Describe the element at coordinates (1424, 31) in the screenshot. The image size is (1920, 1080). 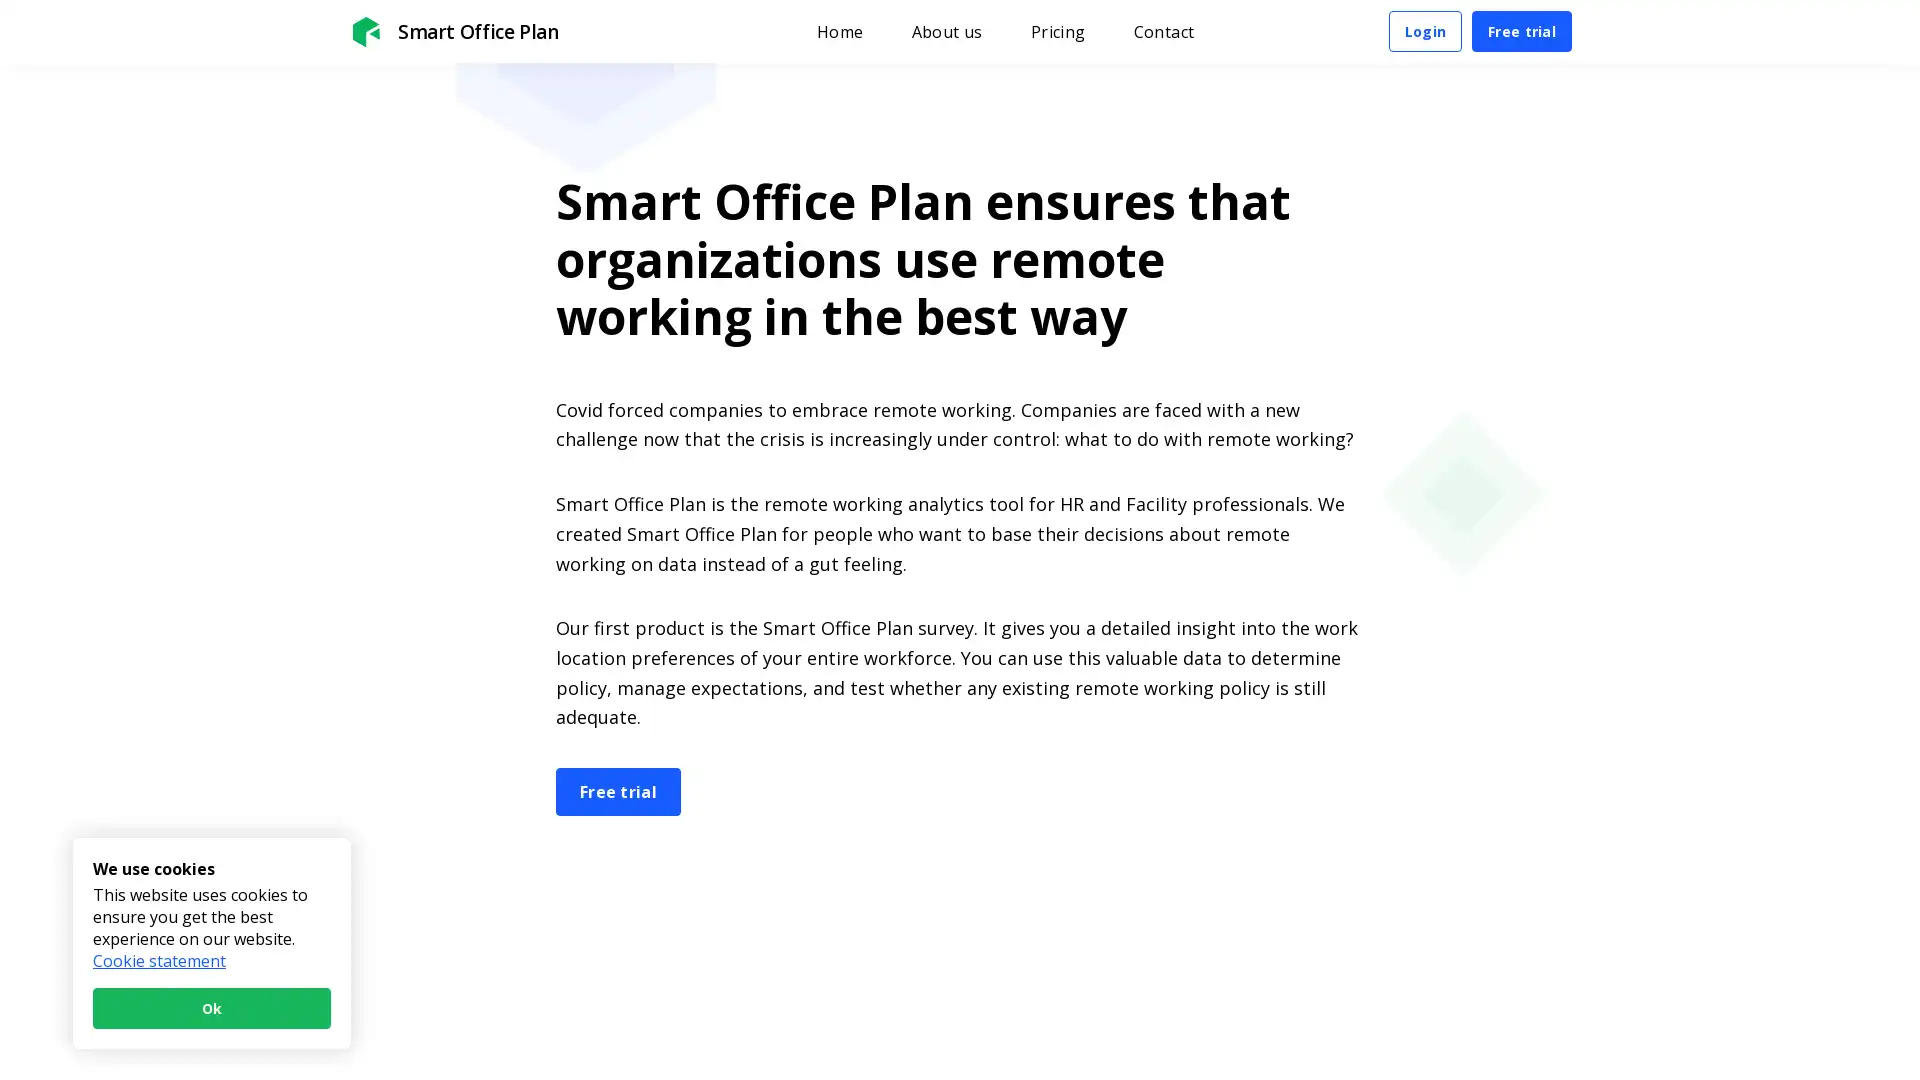
I see `Login` at that location.